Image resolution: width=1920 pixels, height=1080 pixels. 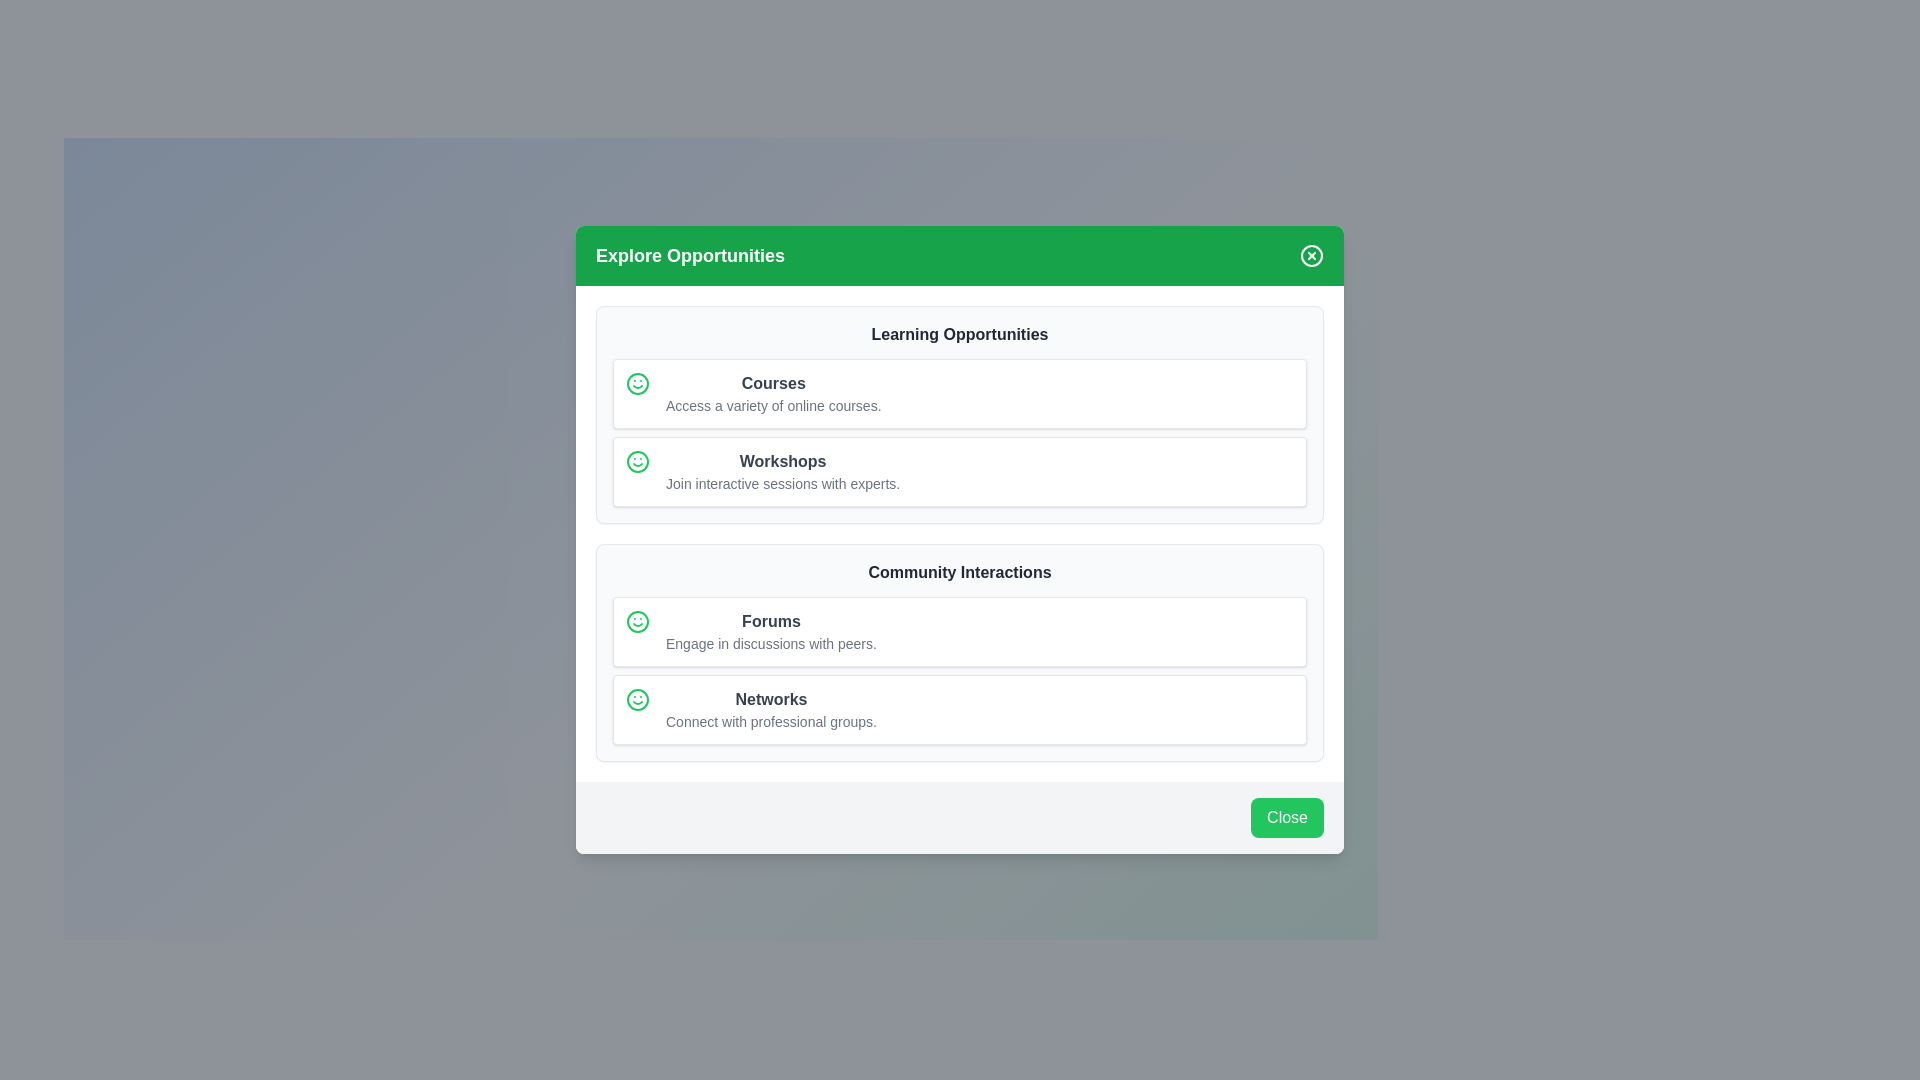 I want to click on the Text Label that serves as a header for networking opportunities, located in the 'Community Interactions' section, positioned between the 'Forums' element and the descriptive text 'Connect with professional groups', so click(x=770, y=698).